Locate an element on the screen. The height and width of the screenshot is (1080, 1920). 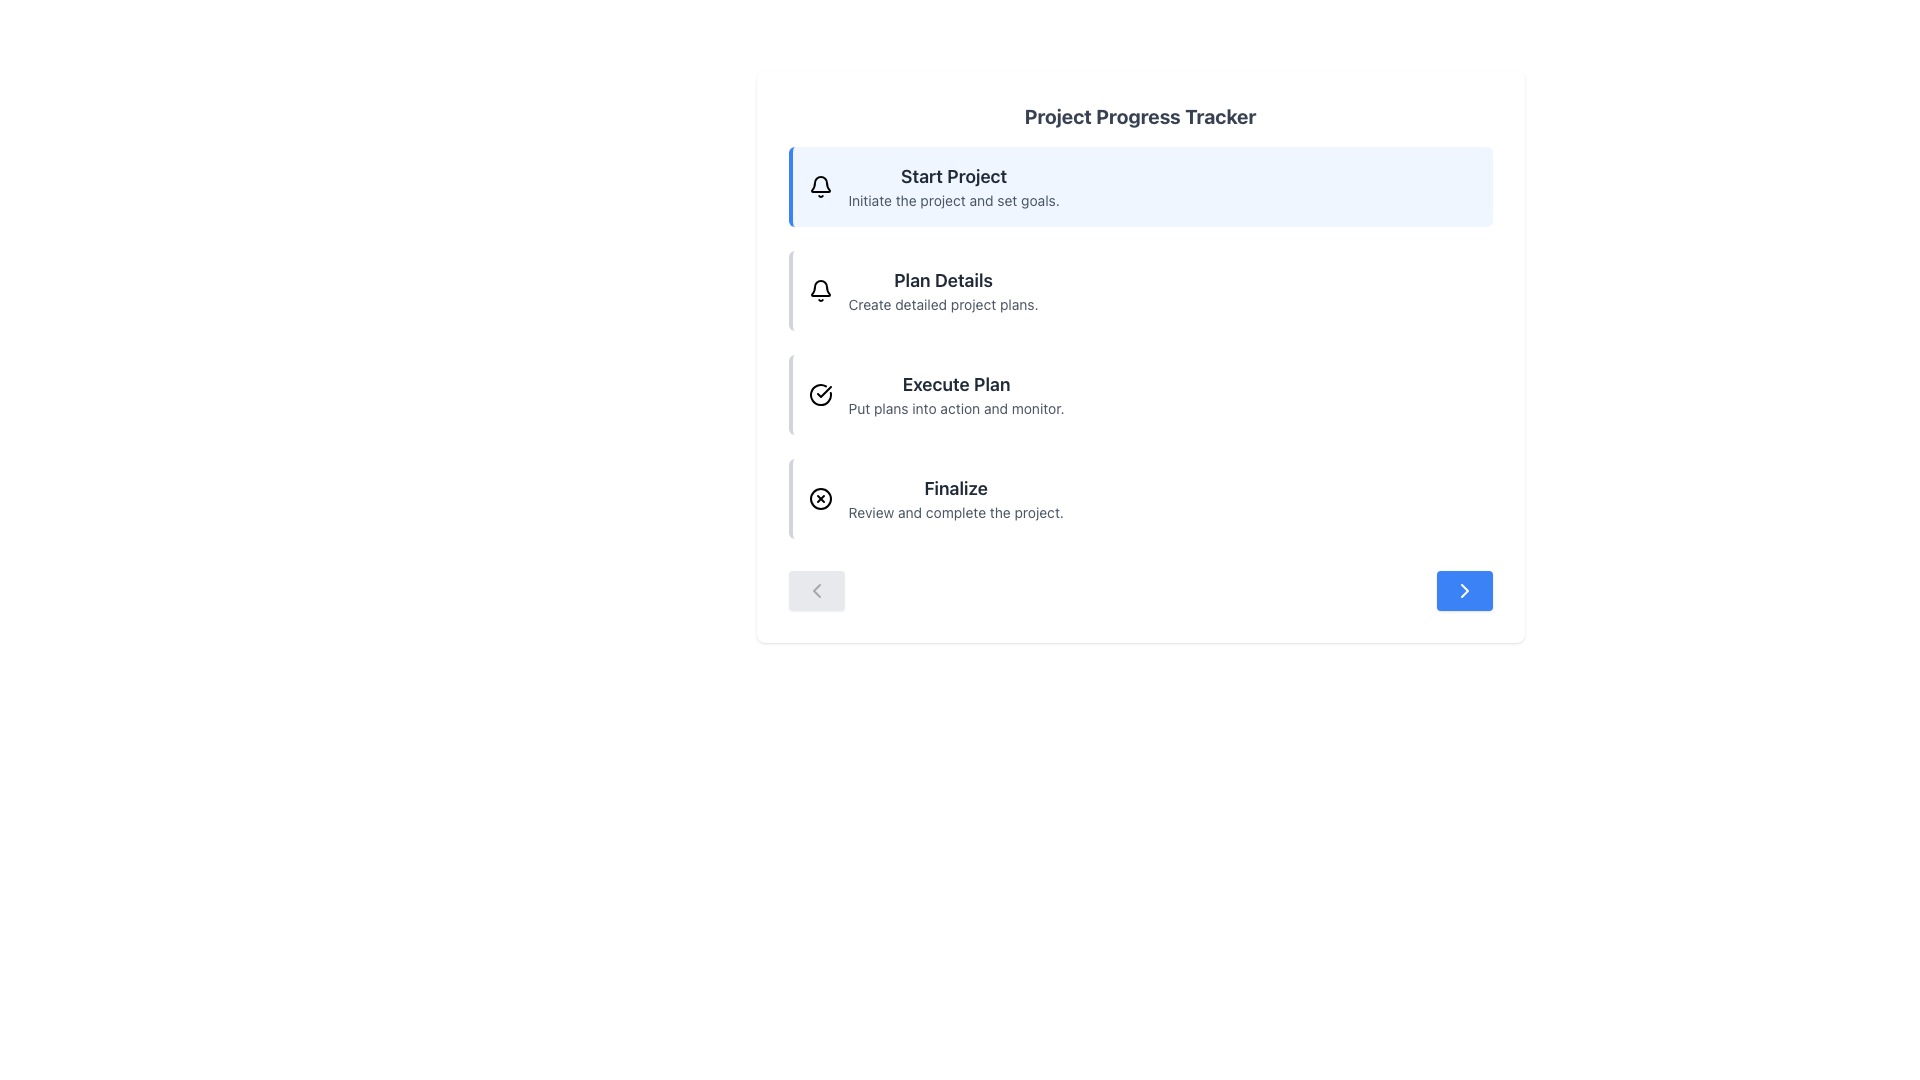
the 'Execute Plan' text label, which is the third item in the progress tracker list, styled in bold dark gray and larger than the adjacent text is located at coordinates (955, 385).